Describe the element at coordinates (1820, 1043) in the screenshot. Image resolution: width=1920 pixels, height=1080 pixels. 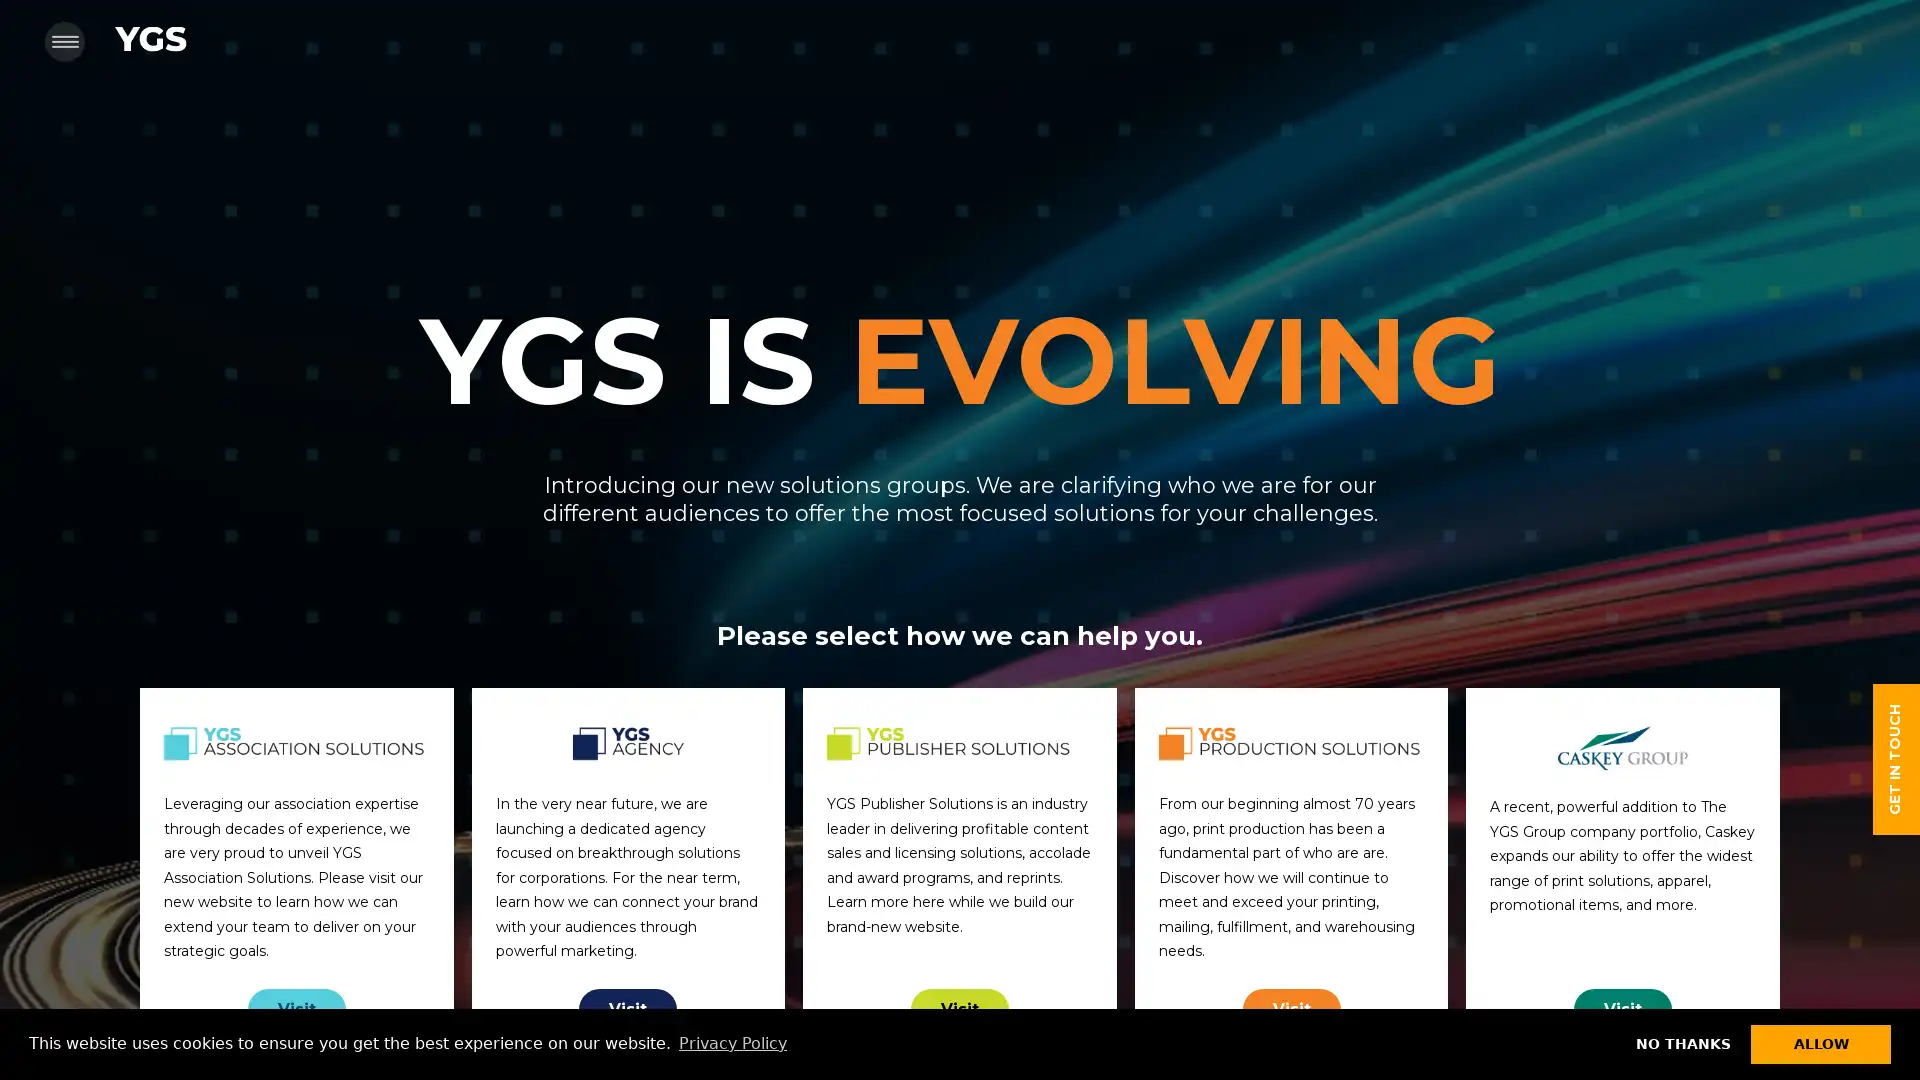
I see `allow cookies` at that location.